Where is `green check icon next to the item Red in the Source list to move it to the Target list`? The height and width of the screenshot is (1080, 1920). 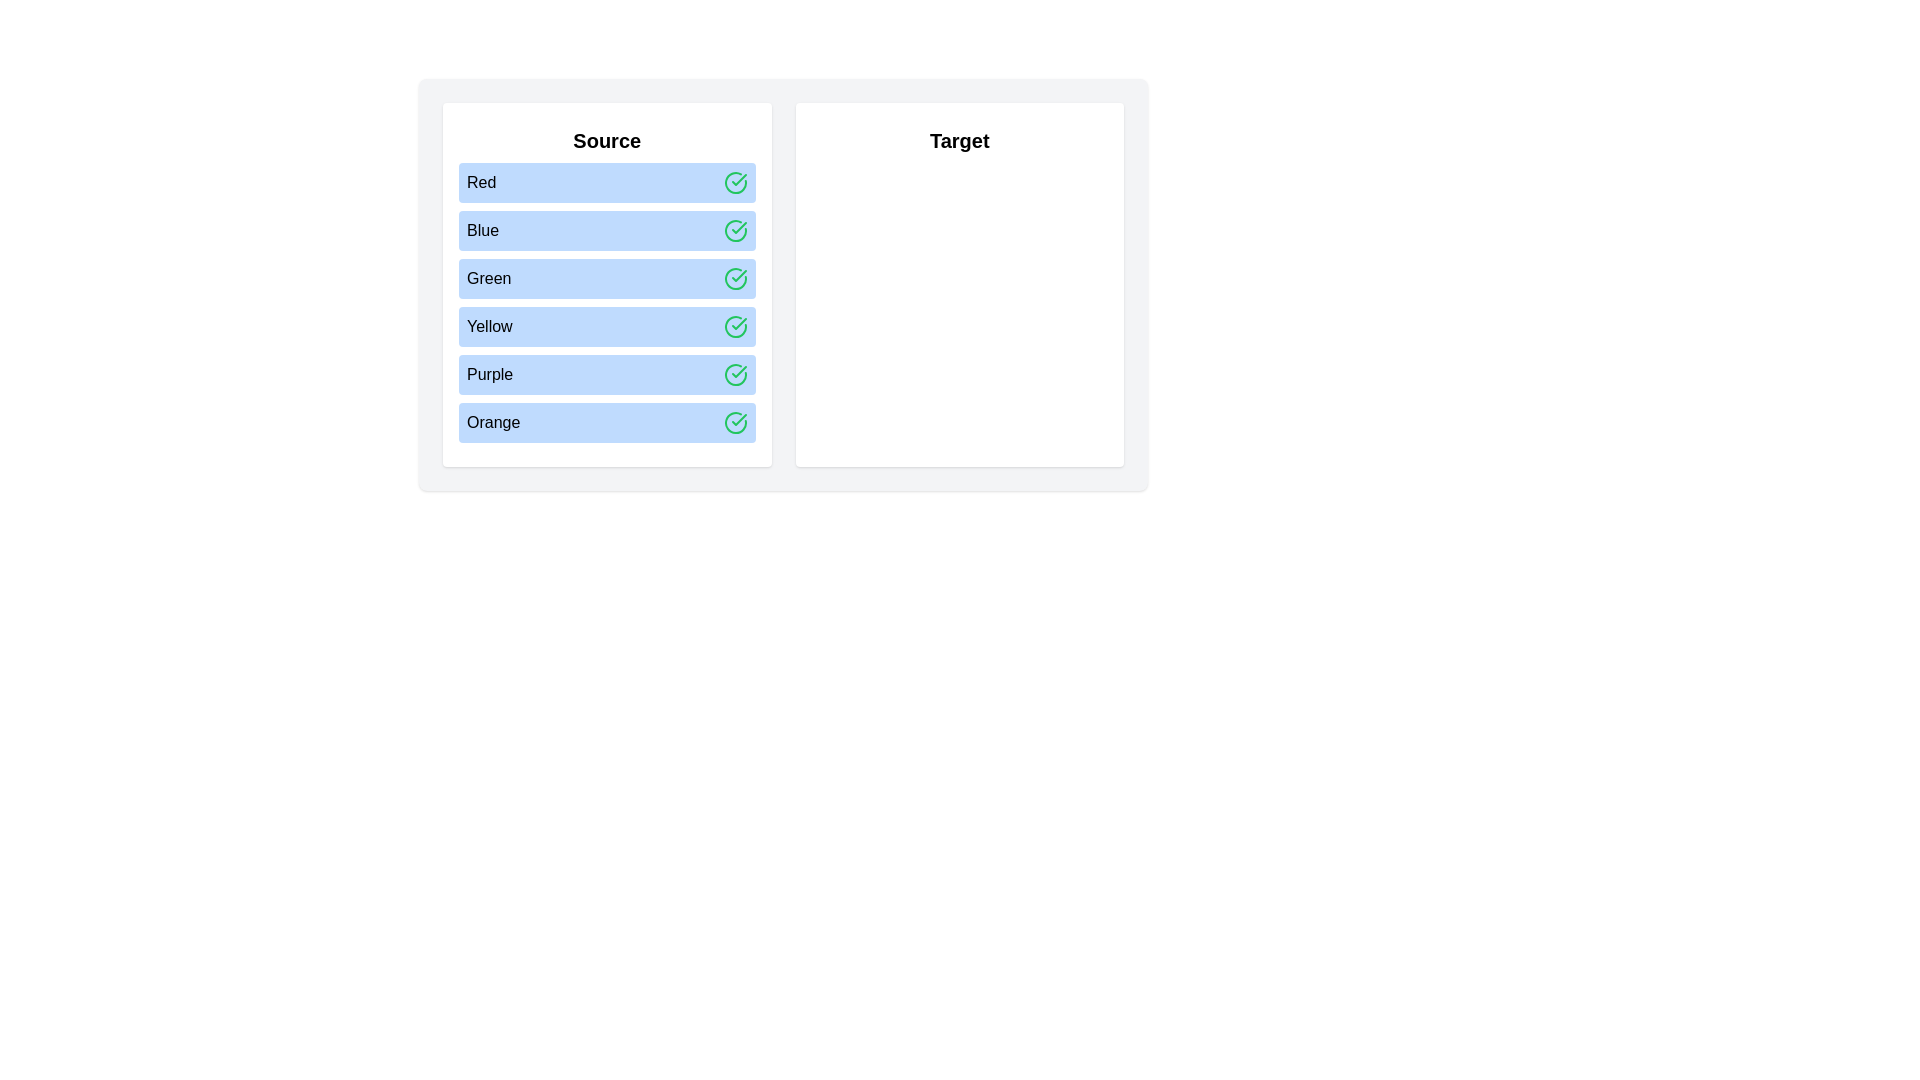 green check icon next to the item Red in the Source list to move it to the Target list is located at coordinates (734, 182).